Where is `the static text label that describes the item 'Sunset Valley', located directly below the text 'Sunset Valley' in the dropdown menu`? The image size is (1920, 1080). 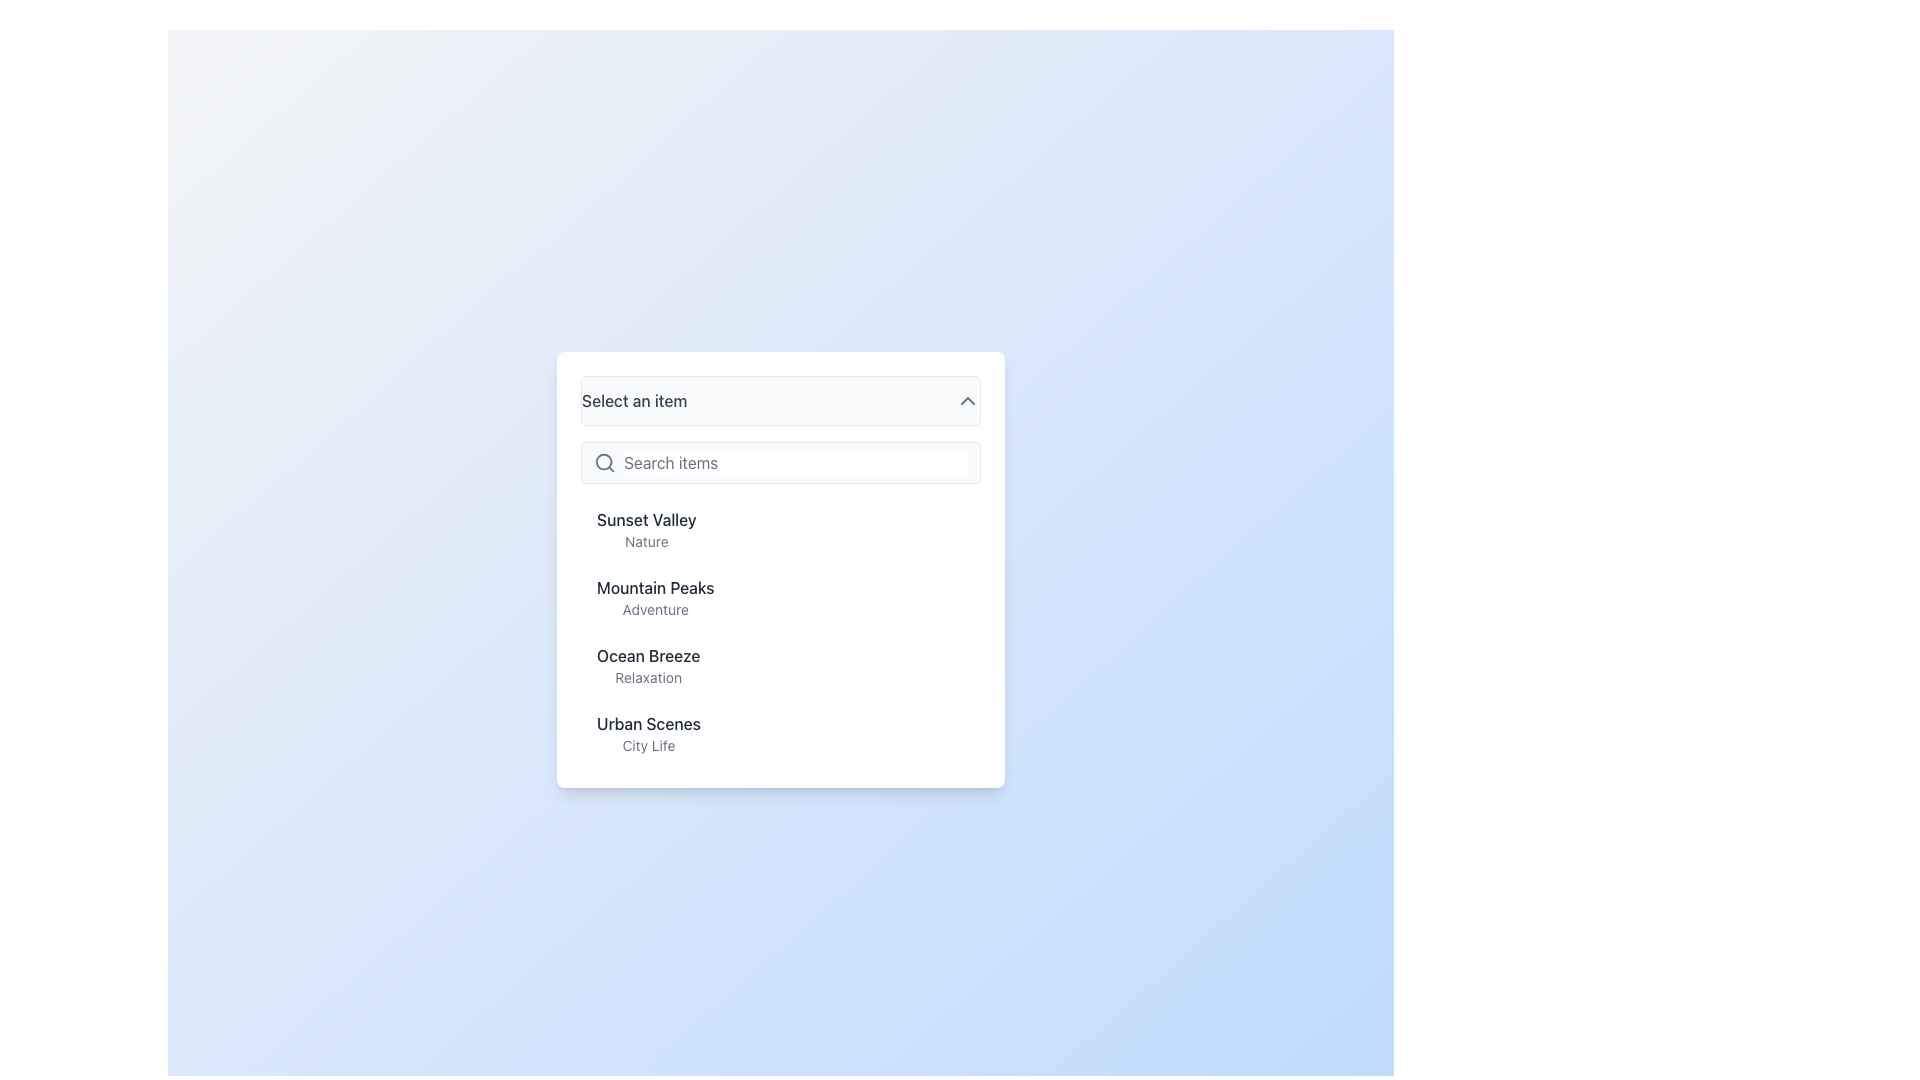
the static text label that describes the item 'Sunset Valley', located directly below the text 'Sunset Valley' in the dropdown menu is located at coordinates (646, 542).